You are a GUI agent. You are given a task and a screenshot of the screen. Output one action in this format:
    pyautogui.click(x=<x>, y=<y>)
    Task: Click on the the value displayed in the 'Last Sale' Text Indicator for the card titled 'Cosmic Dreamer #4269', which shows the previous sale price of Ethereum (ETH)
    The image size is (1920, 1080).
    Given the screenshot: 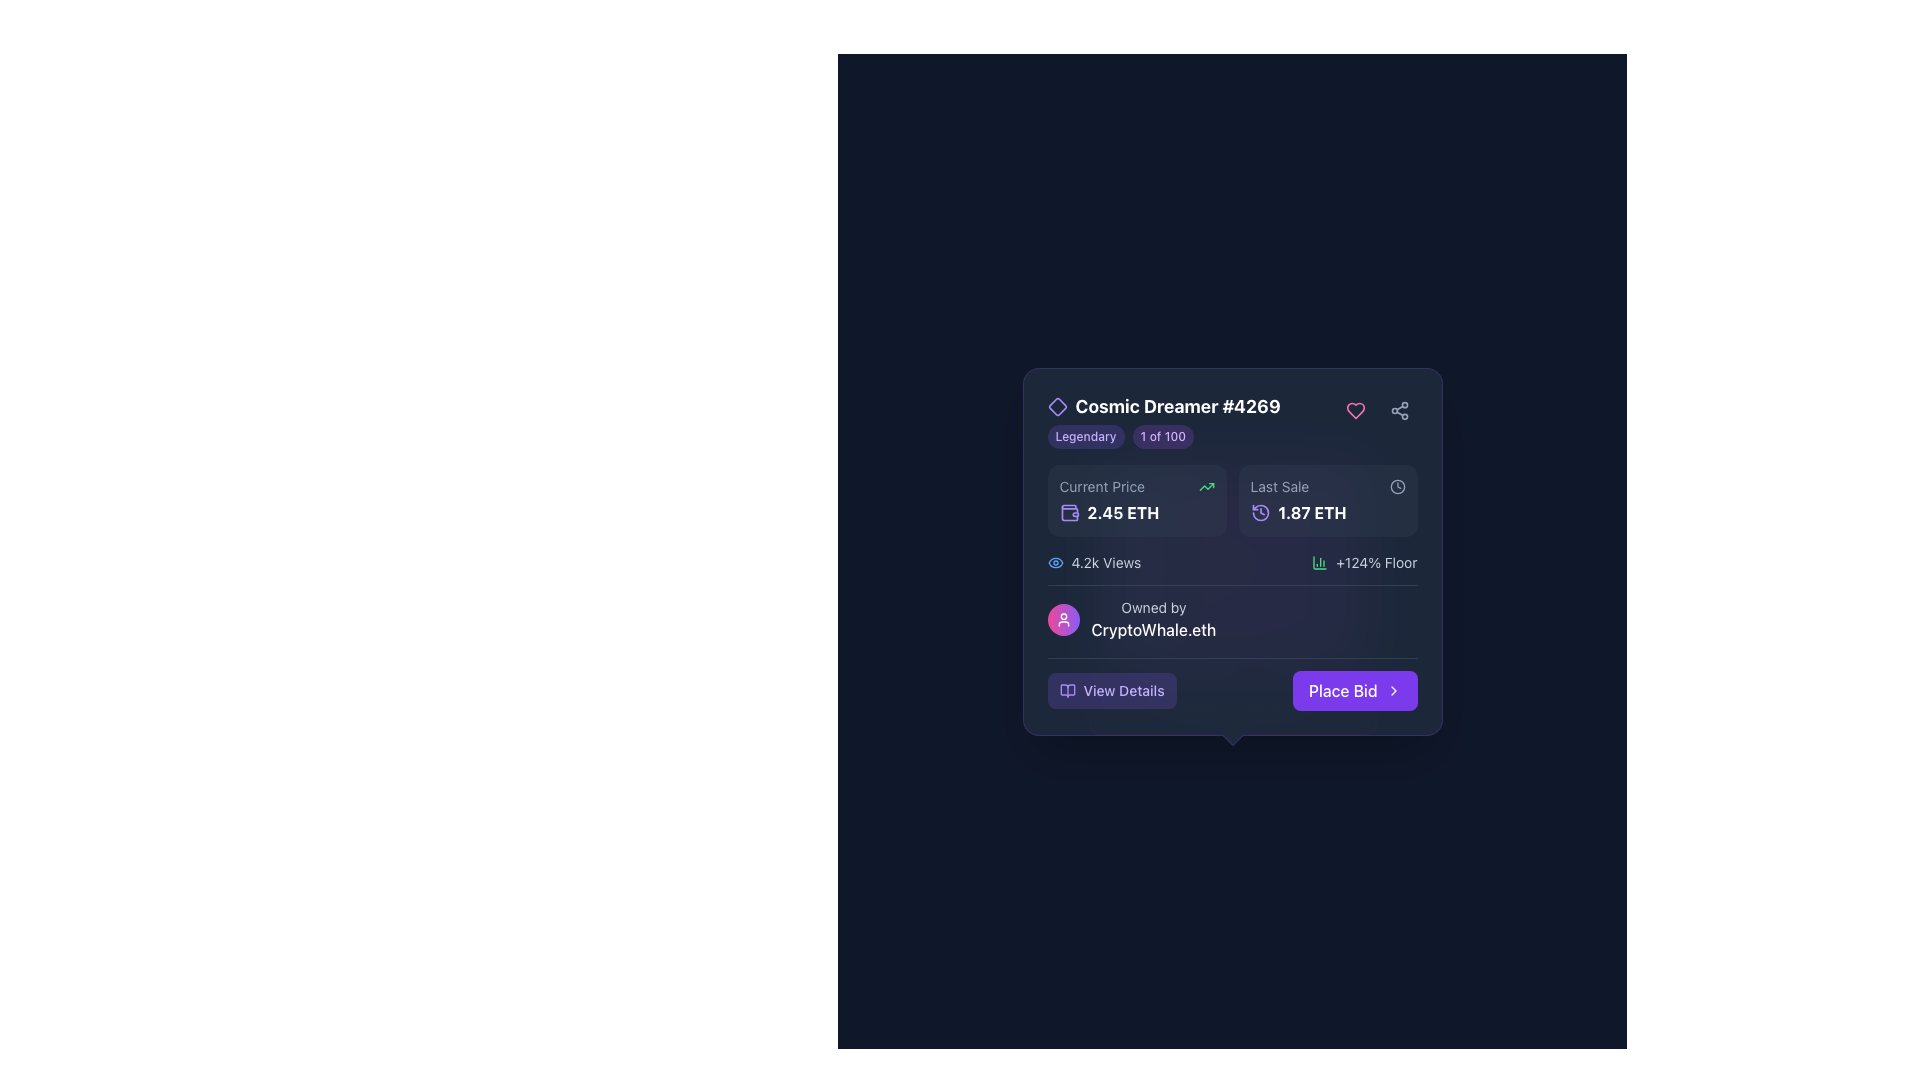 What is the action you would take?
    pyautogui.click(x=1312, y=512)
    